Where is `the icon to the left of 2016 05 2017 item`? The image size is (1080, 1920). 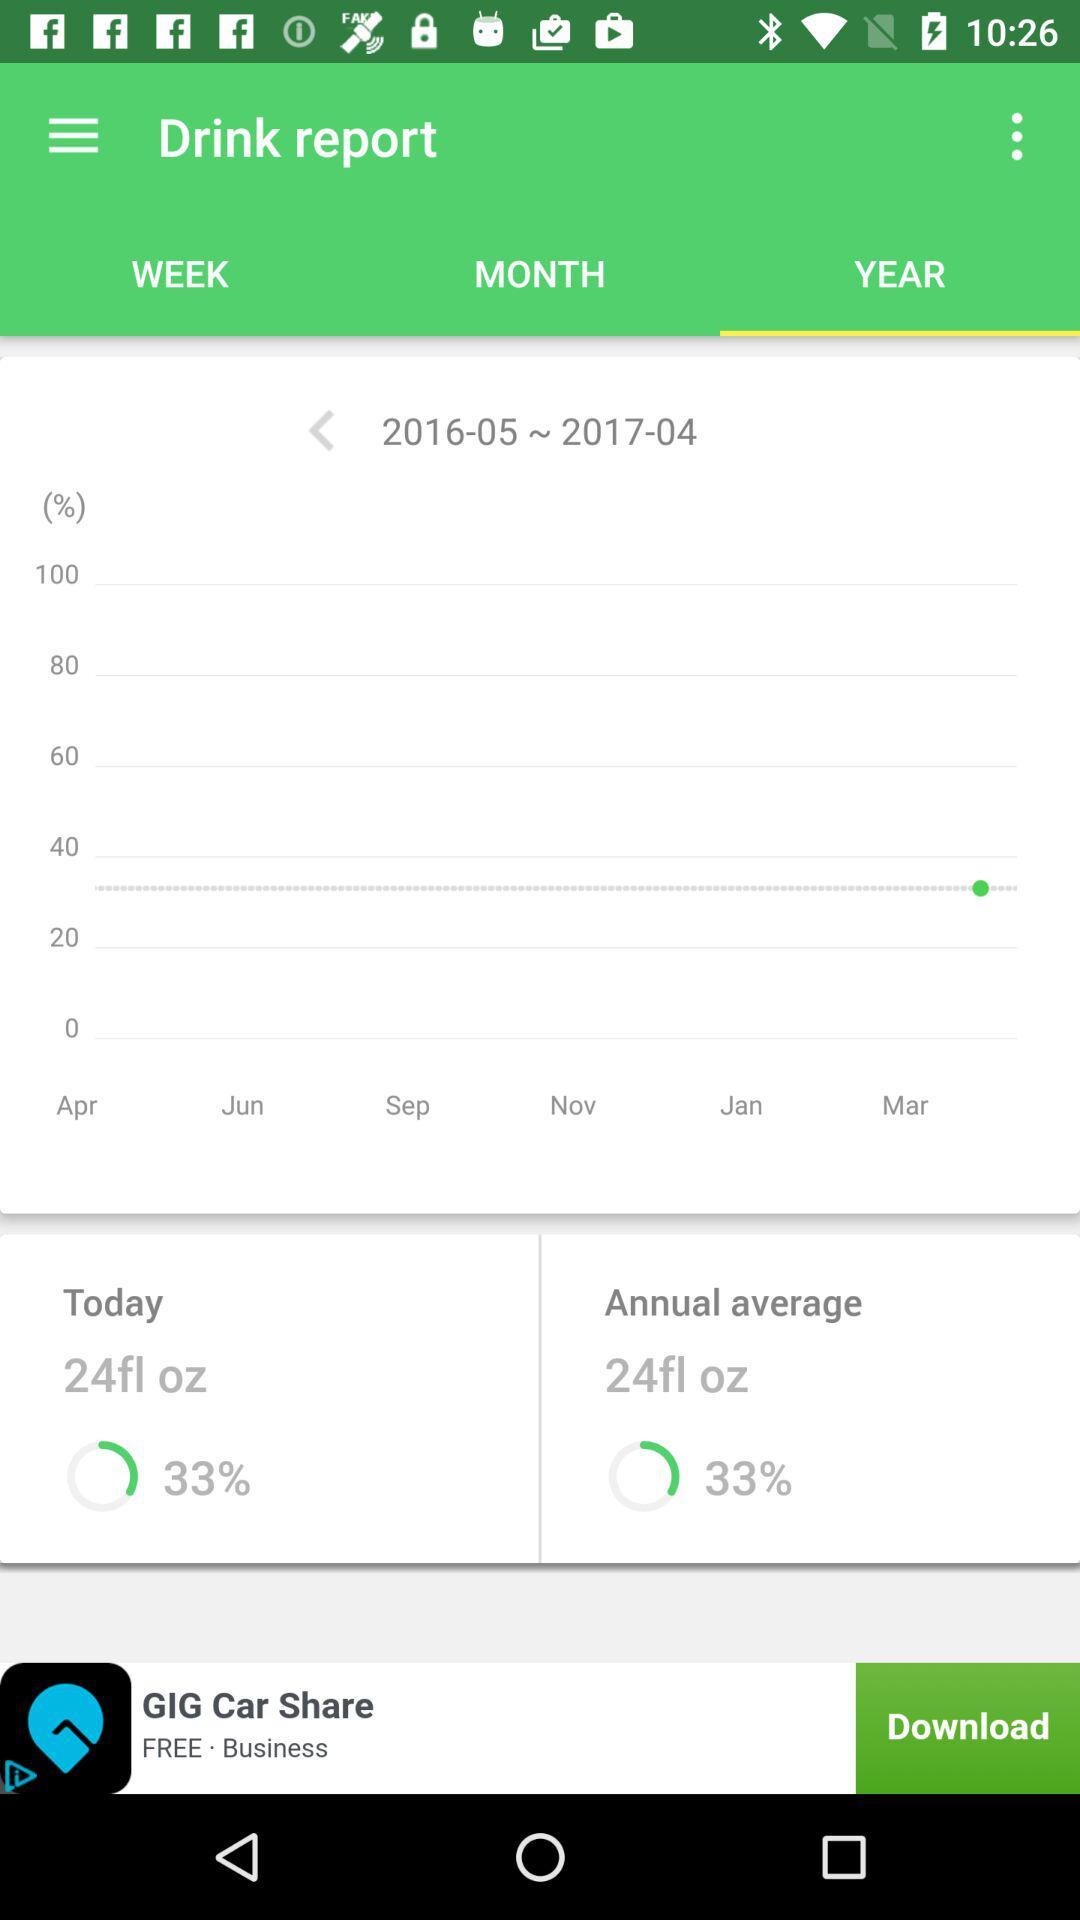 the icon to the left of 2016 05 2017 item is located at coordinates (319, 429).